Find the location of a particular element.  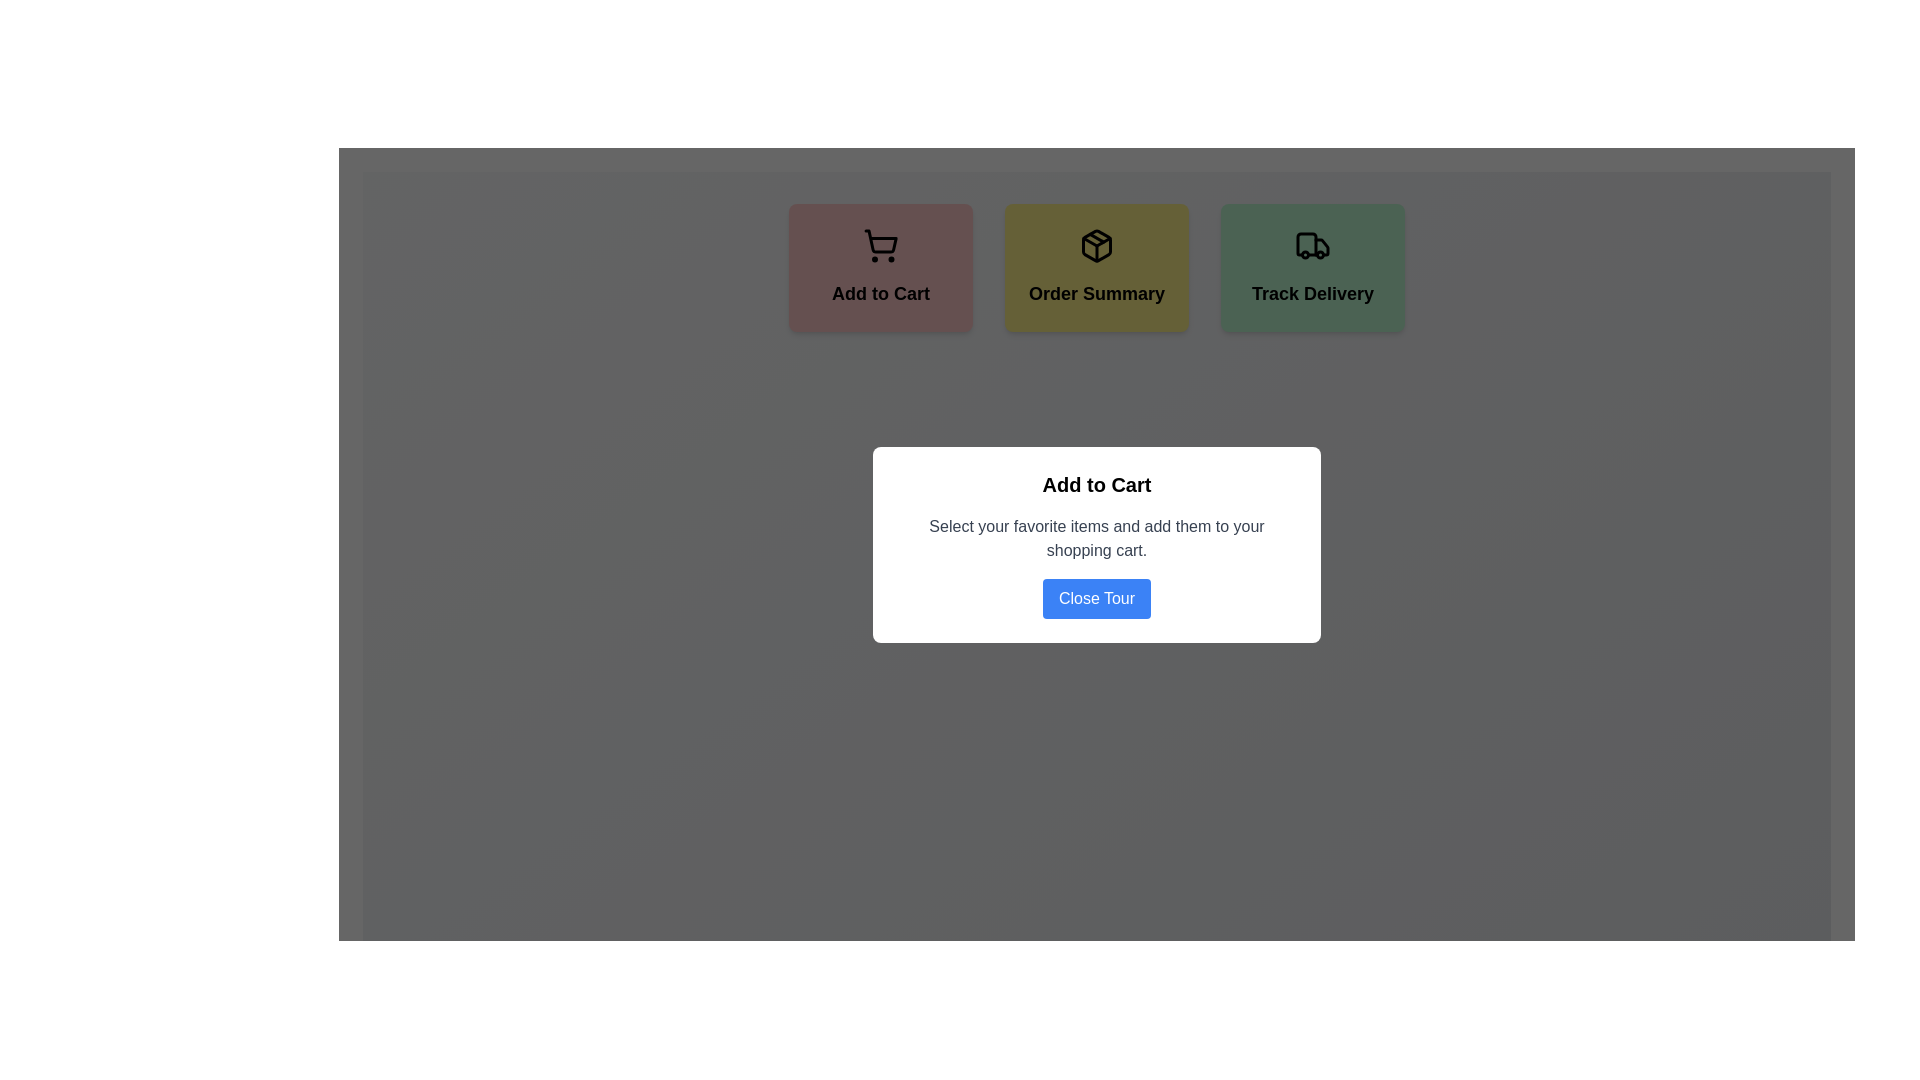

the 'Add to Cart' static text element, which is prominently displayed at the top of a white modal box in a large, bold font is located at coordinates (1096, 484).